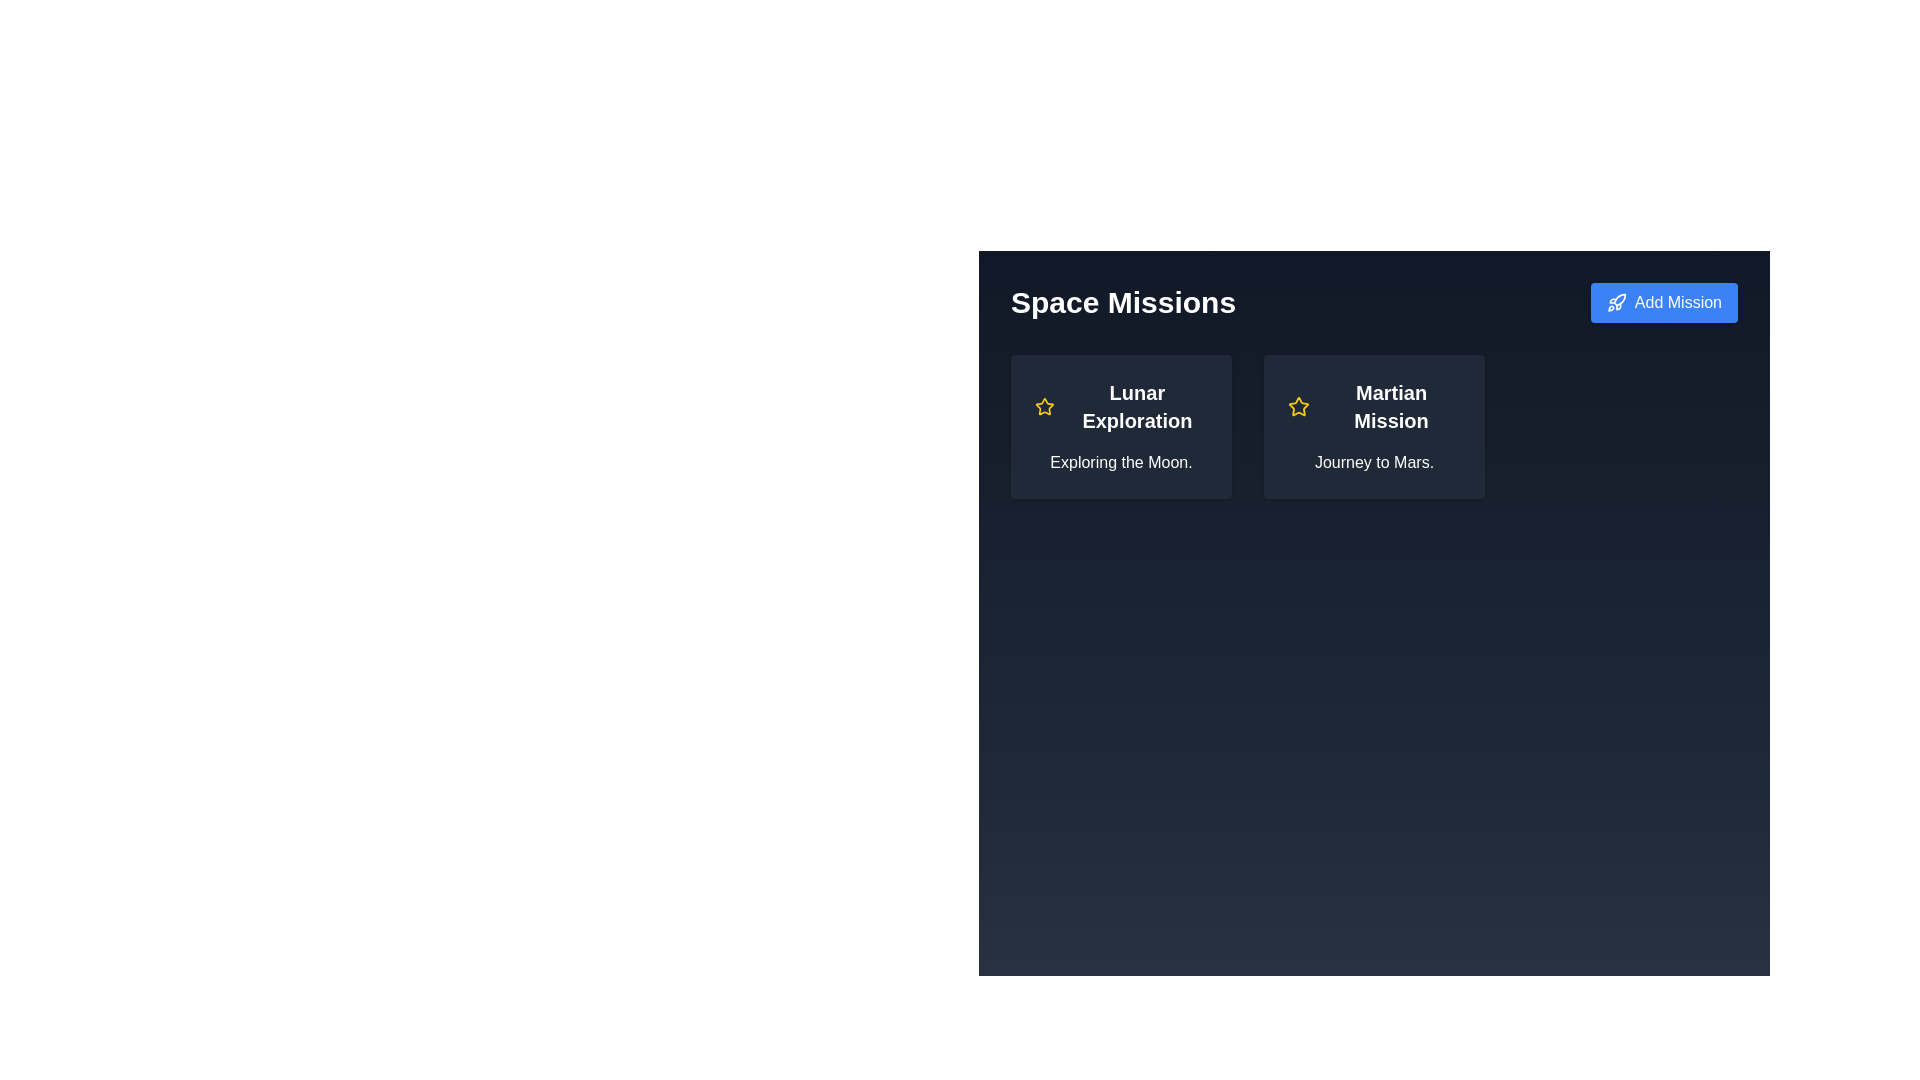 This screenshot has width=1920, height=1080. I want to click on the 'Add Mission' button that contains a small blue rocket icon in the top-right corner of the interface, so click(1616, 303).